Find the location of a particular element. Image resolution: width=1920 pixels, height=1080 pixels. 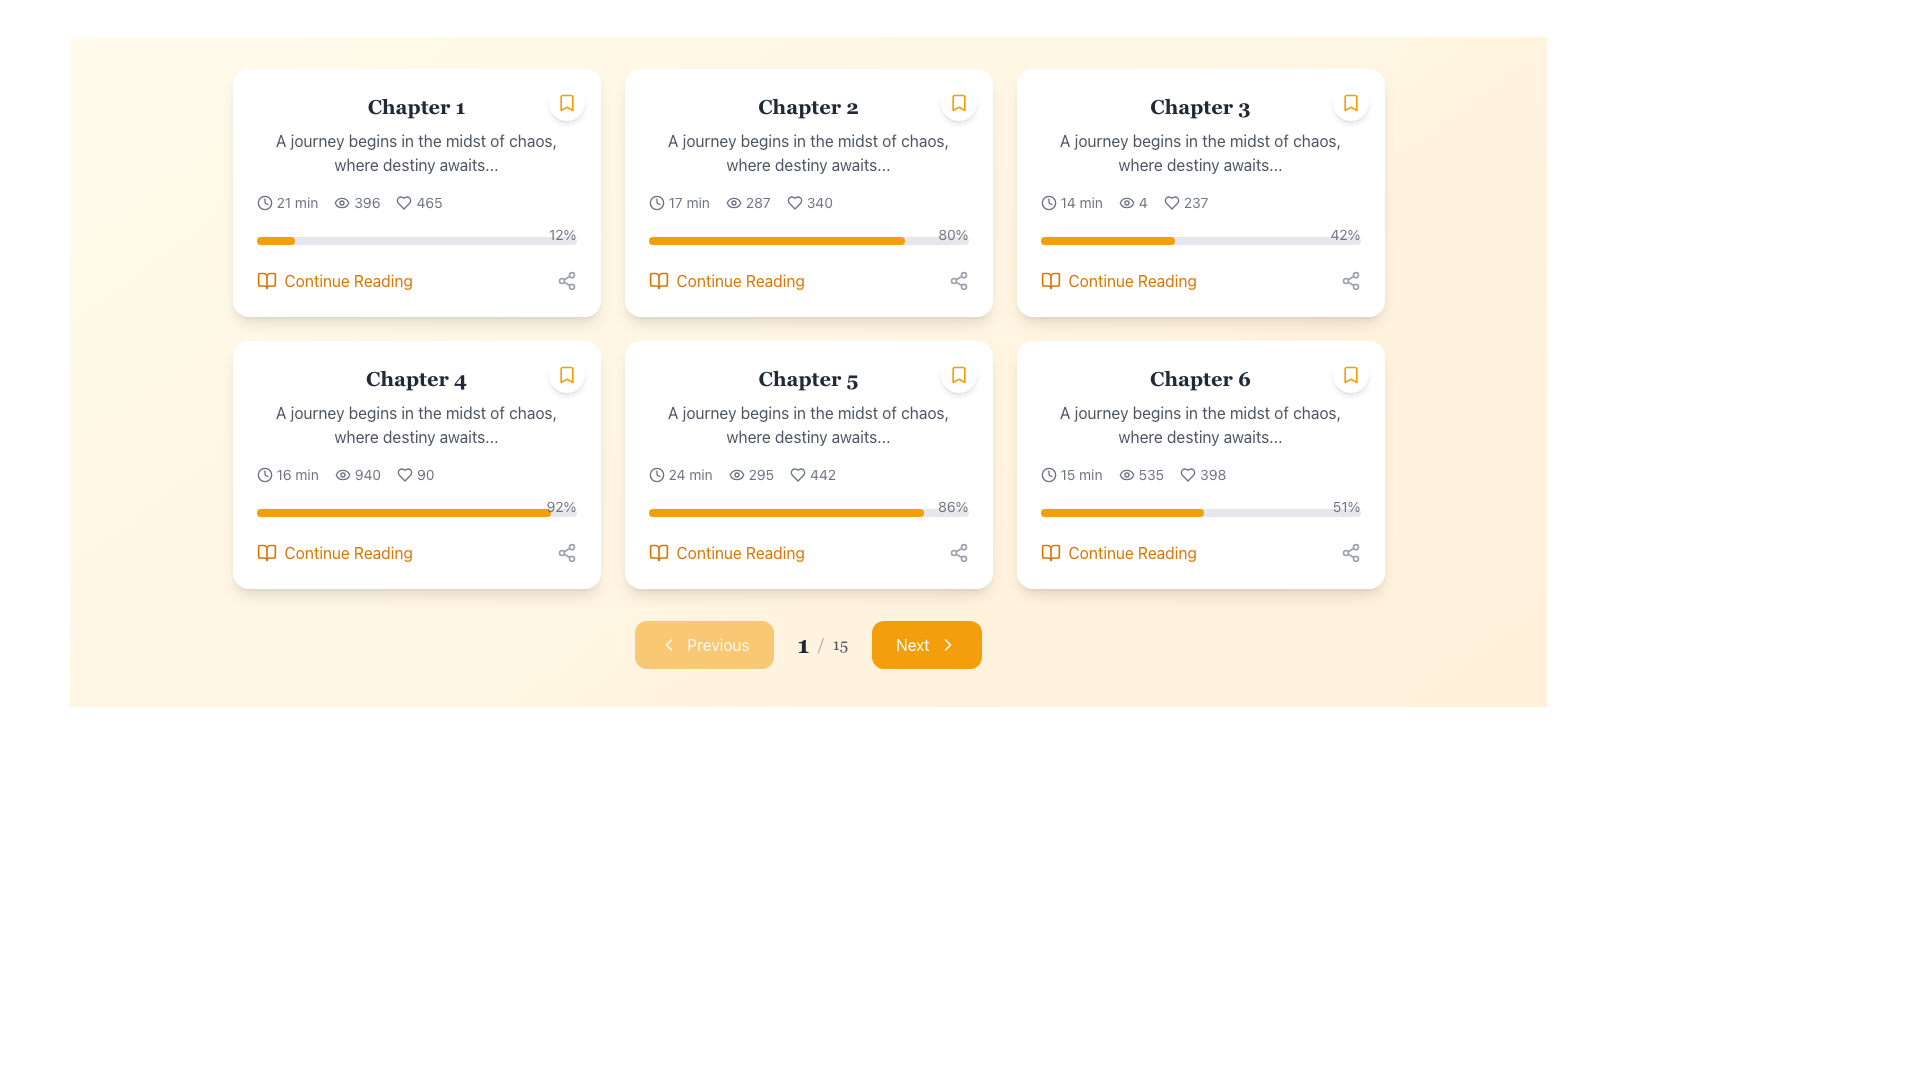

the static label indicating the estimated reading time for Chapter 6, which is located below the title and description, adjacent to the clock icon is located at coordinates (1080, 474).